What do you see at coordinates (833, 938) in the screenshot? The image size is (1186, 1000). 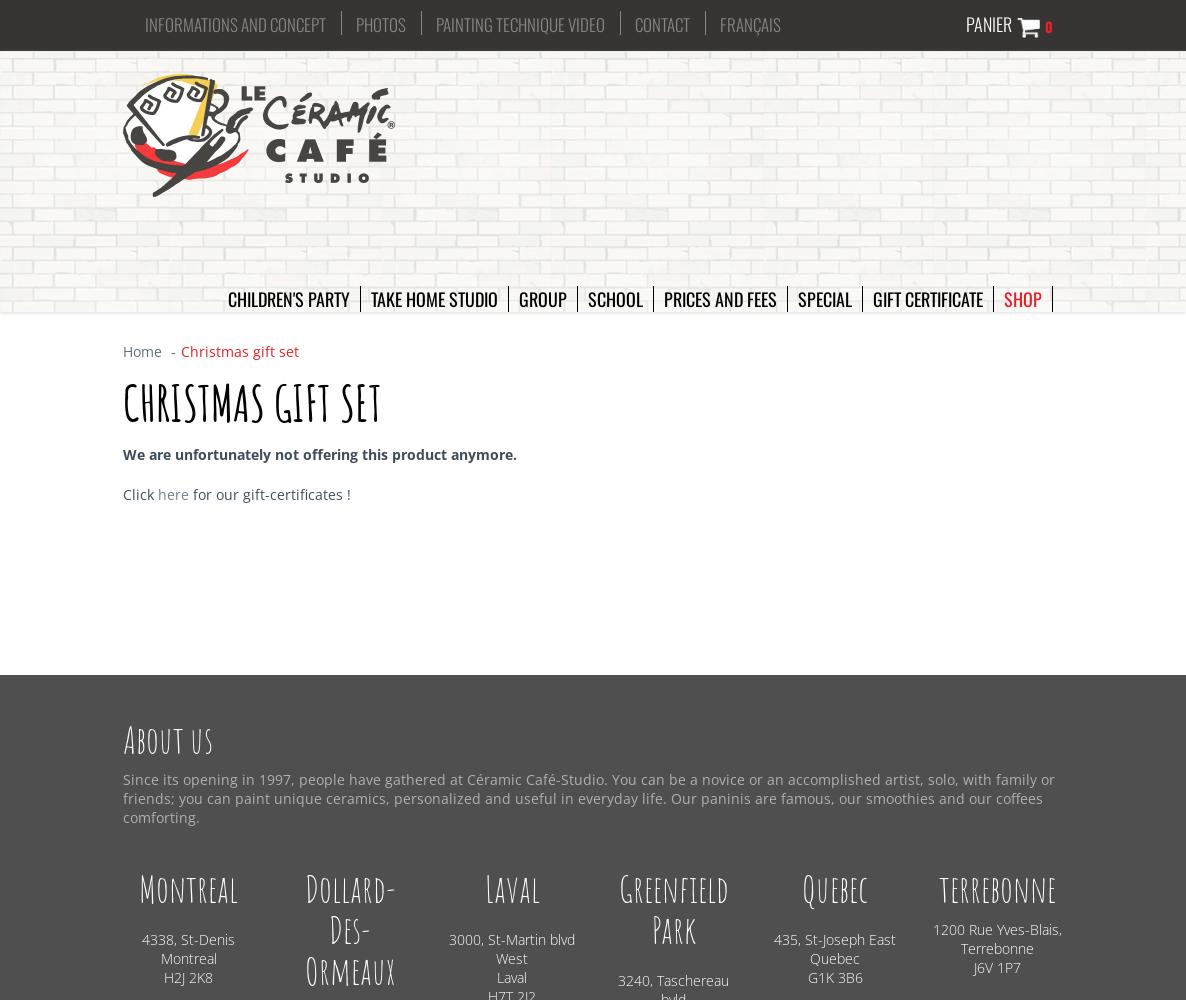 I see `'435, St-Joseph East'` at bounding box center [833, 938].